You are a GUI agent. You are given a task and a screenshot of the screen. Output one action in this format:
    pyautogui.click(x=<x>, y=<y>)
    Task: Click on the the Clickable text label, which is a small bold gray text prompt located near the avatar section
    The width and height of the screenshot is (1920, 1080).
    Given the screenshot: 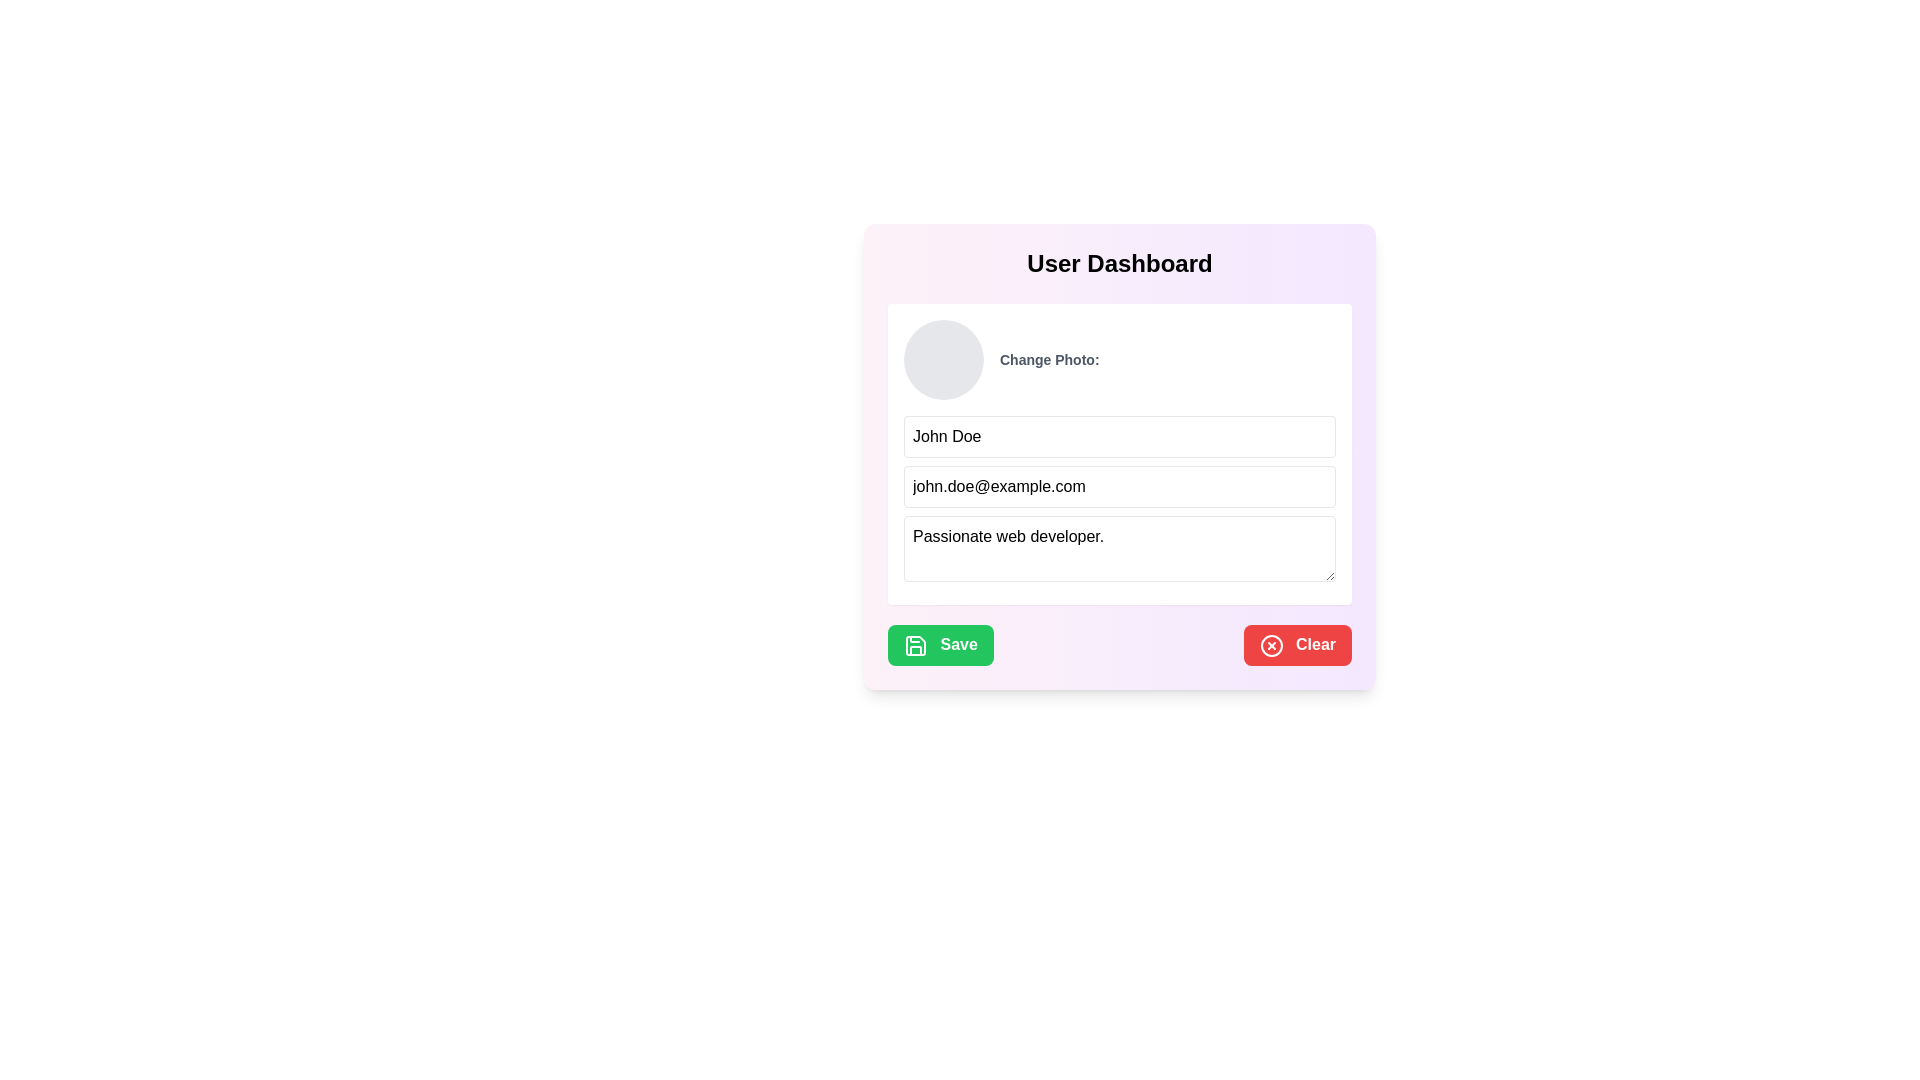 What is the action you would take?
    pyautogui.click(x=1048, y=358)
    